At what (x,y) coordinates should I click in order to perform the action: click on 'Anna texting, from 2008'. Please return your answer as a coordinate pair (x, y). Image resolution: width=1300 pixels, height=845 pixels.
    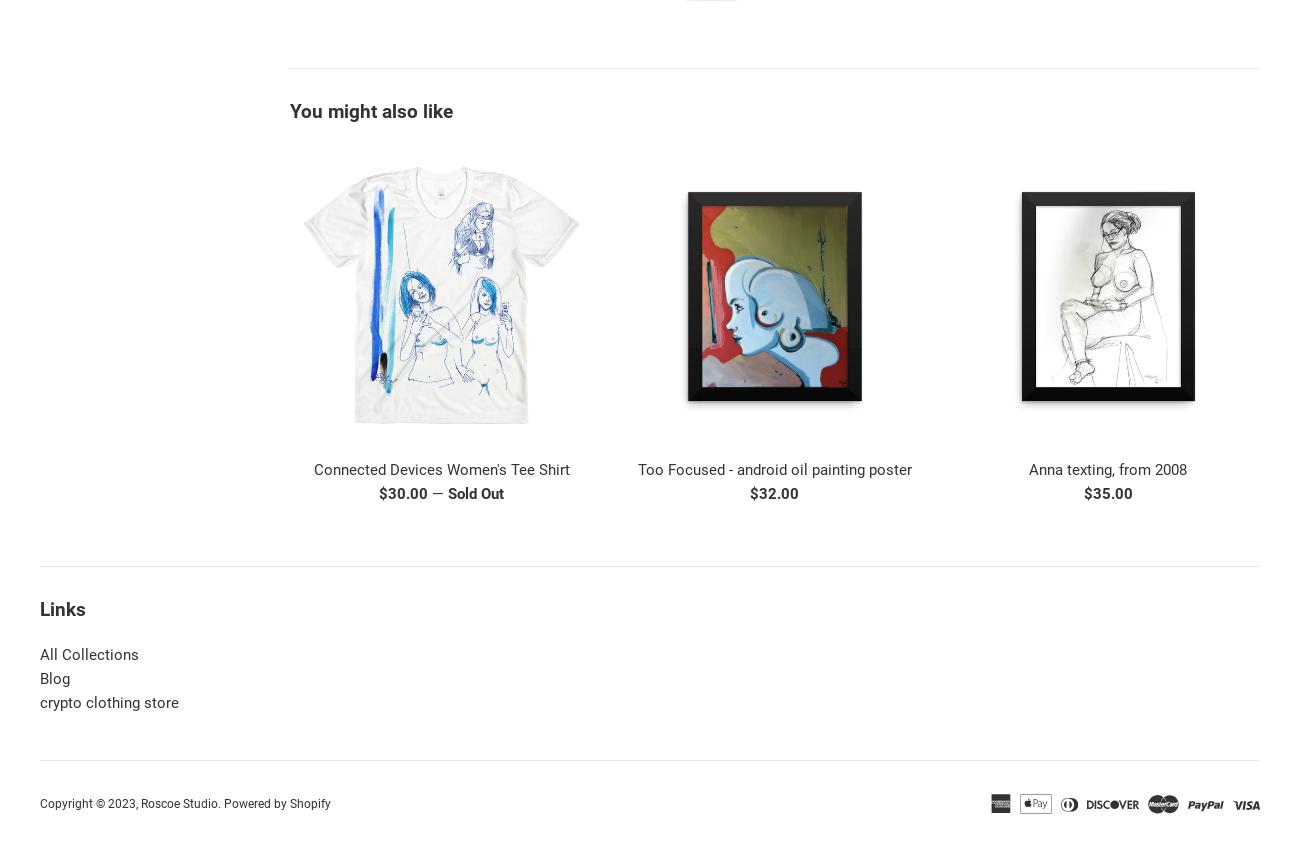
    Looking at the image, I should click on (1106, 469).